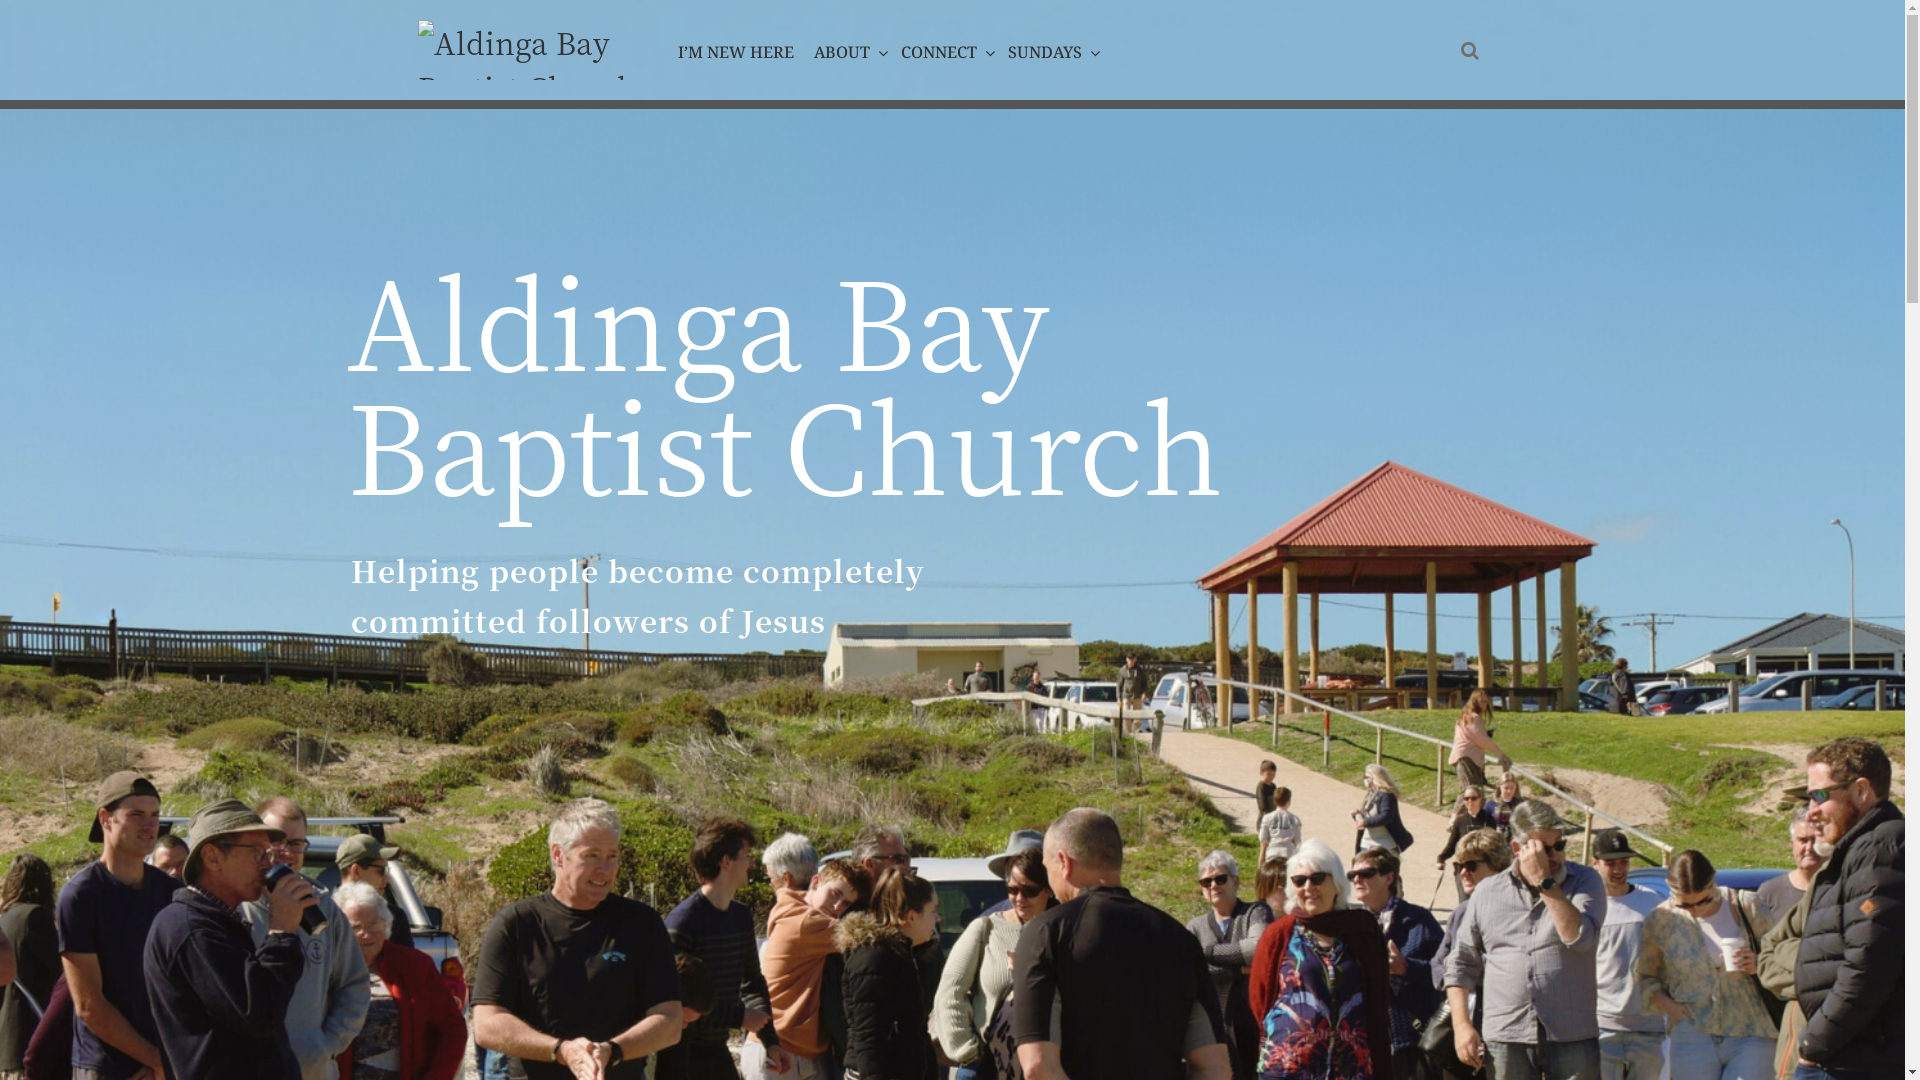 Image resolution: width=1920 pixels, height=1080 pixels. Describe the element at coordinates (943, 50) in the screenshot. I see `'CONNECT'` at that location.